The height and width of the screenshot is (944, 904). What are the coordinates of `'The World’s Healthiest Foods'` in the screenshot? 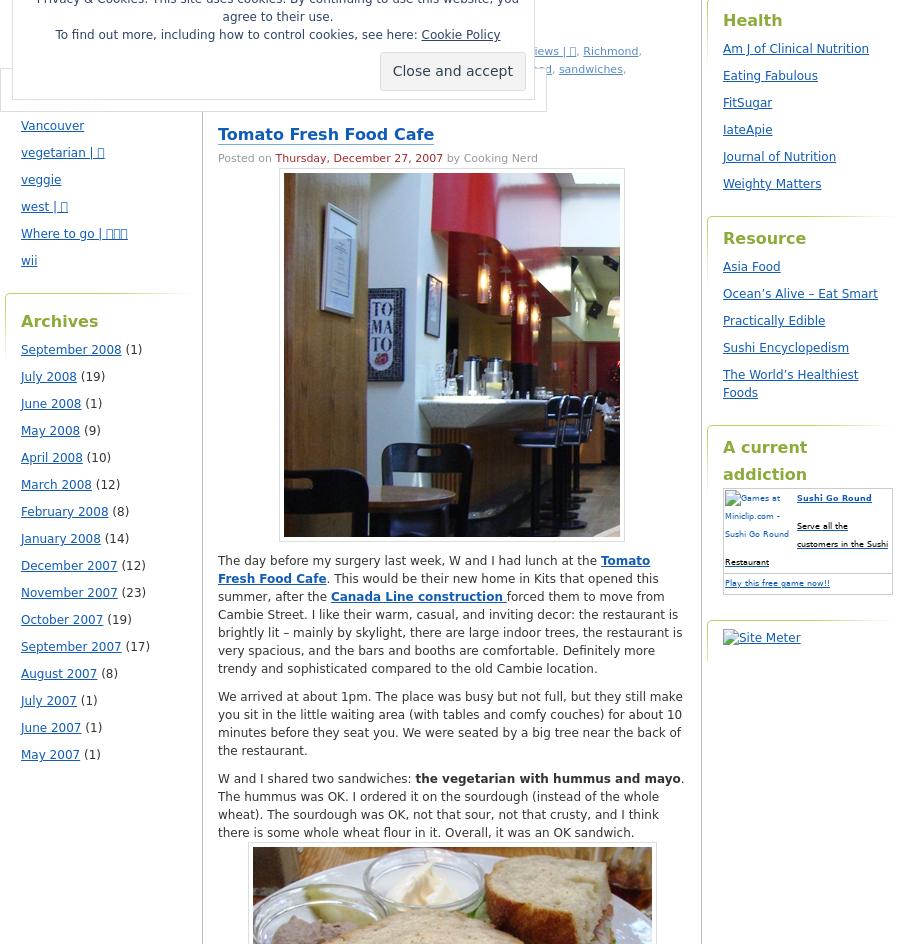 It's located at (790, 384).